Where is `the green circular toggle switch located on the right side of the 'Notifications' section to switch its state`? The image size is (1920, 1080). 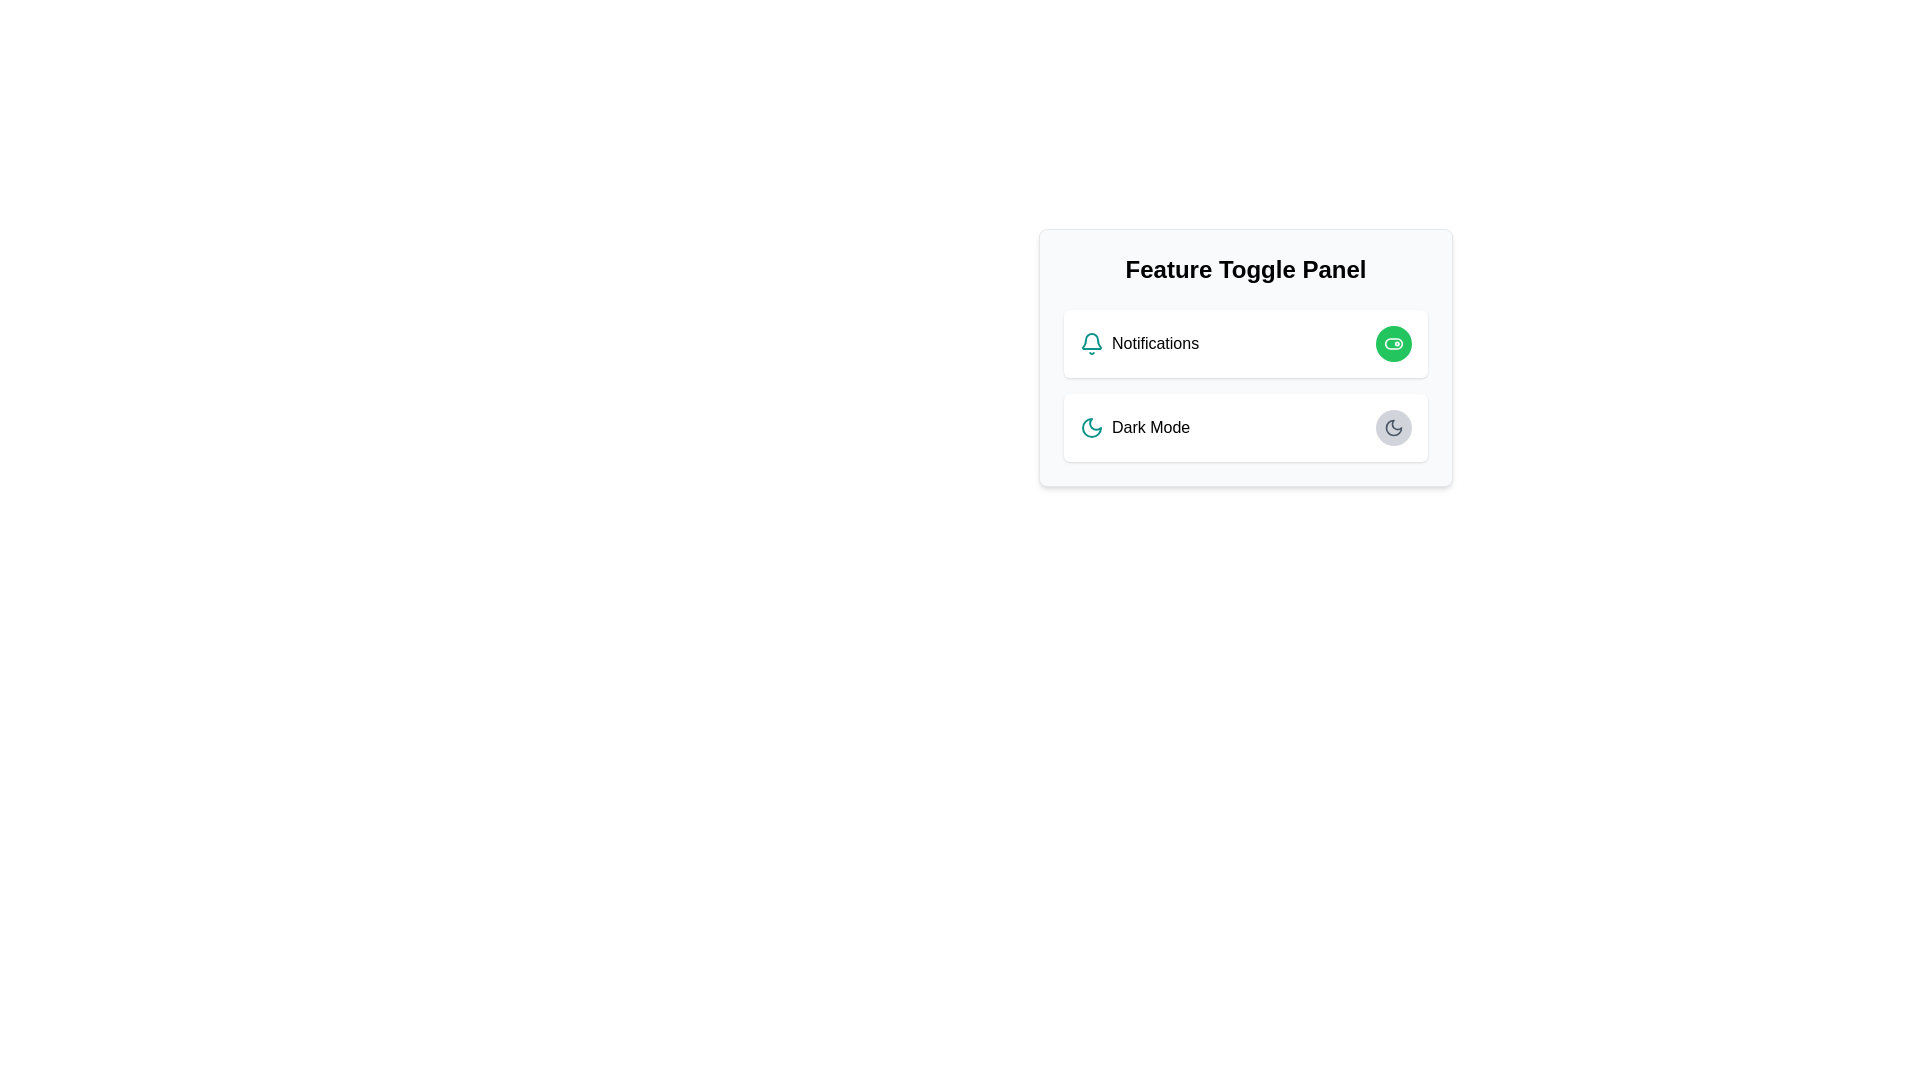
the green circular toggle switch located on the right side of the 'Notifications' section to switch its state is located at coordinates (1392, 342).